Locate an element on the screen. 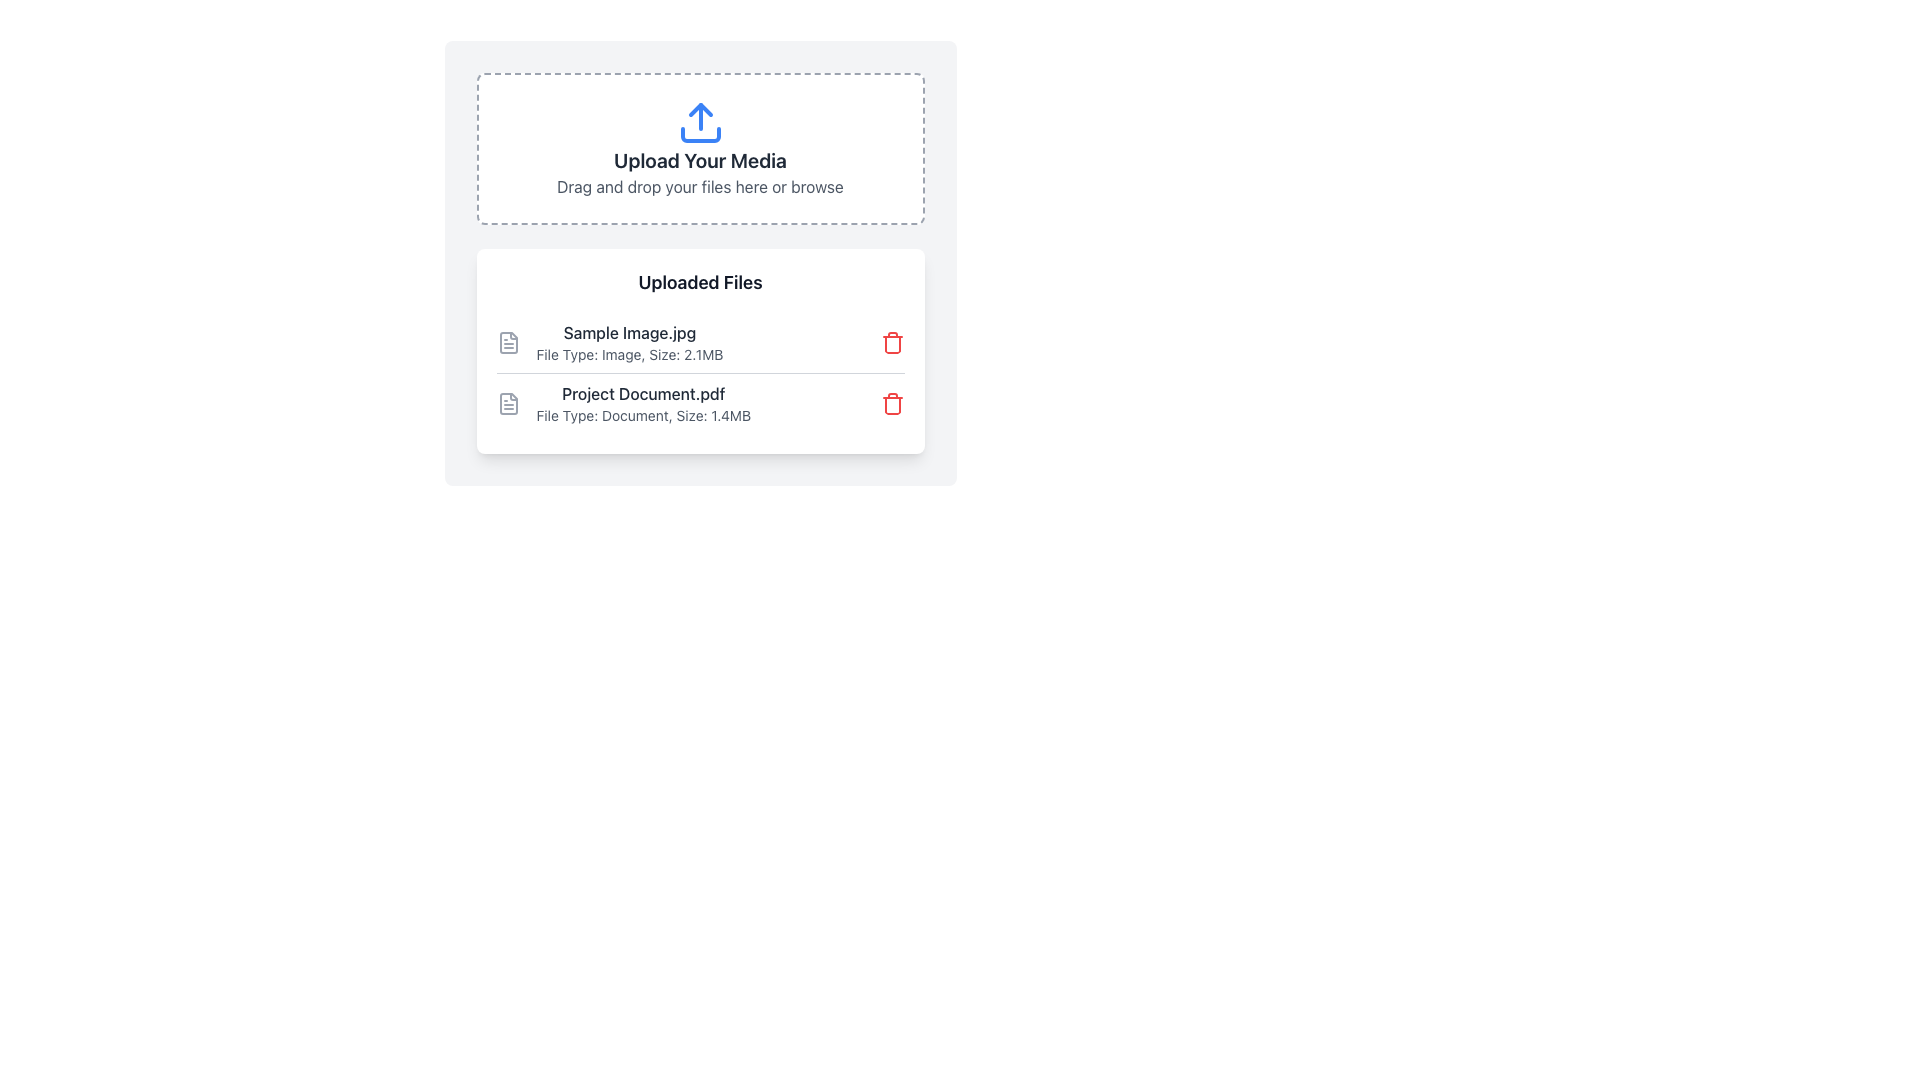  the file name in the 'Uploaded Files' section is located at coordinates (622, 404).